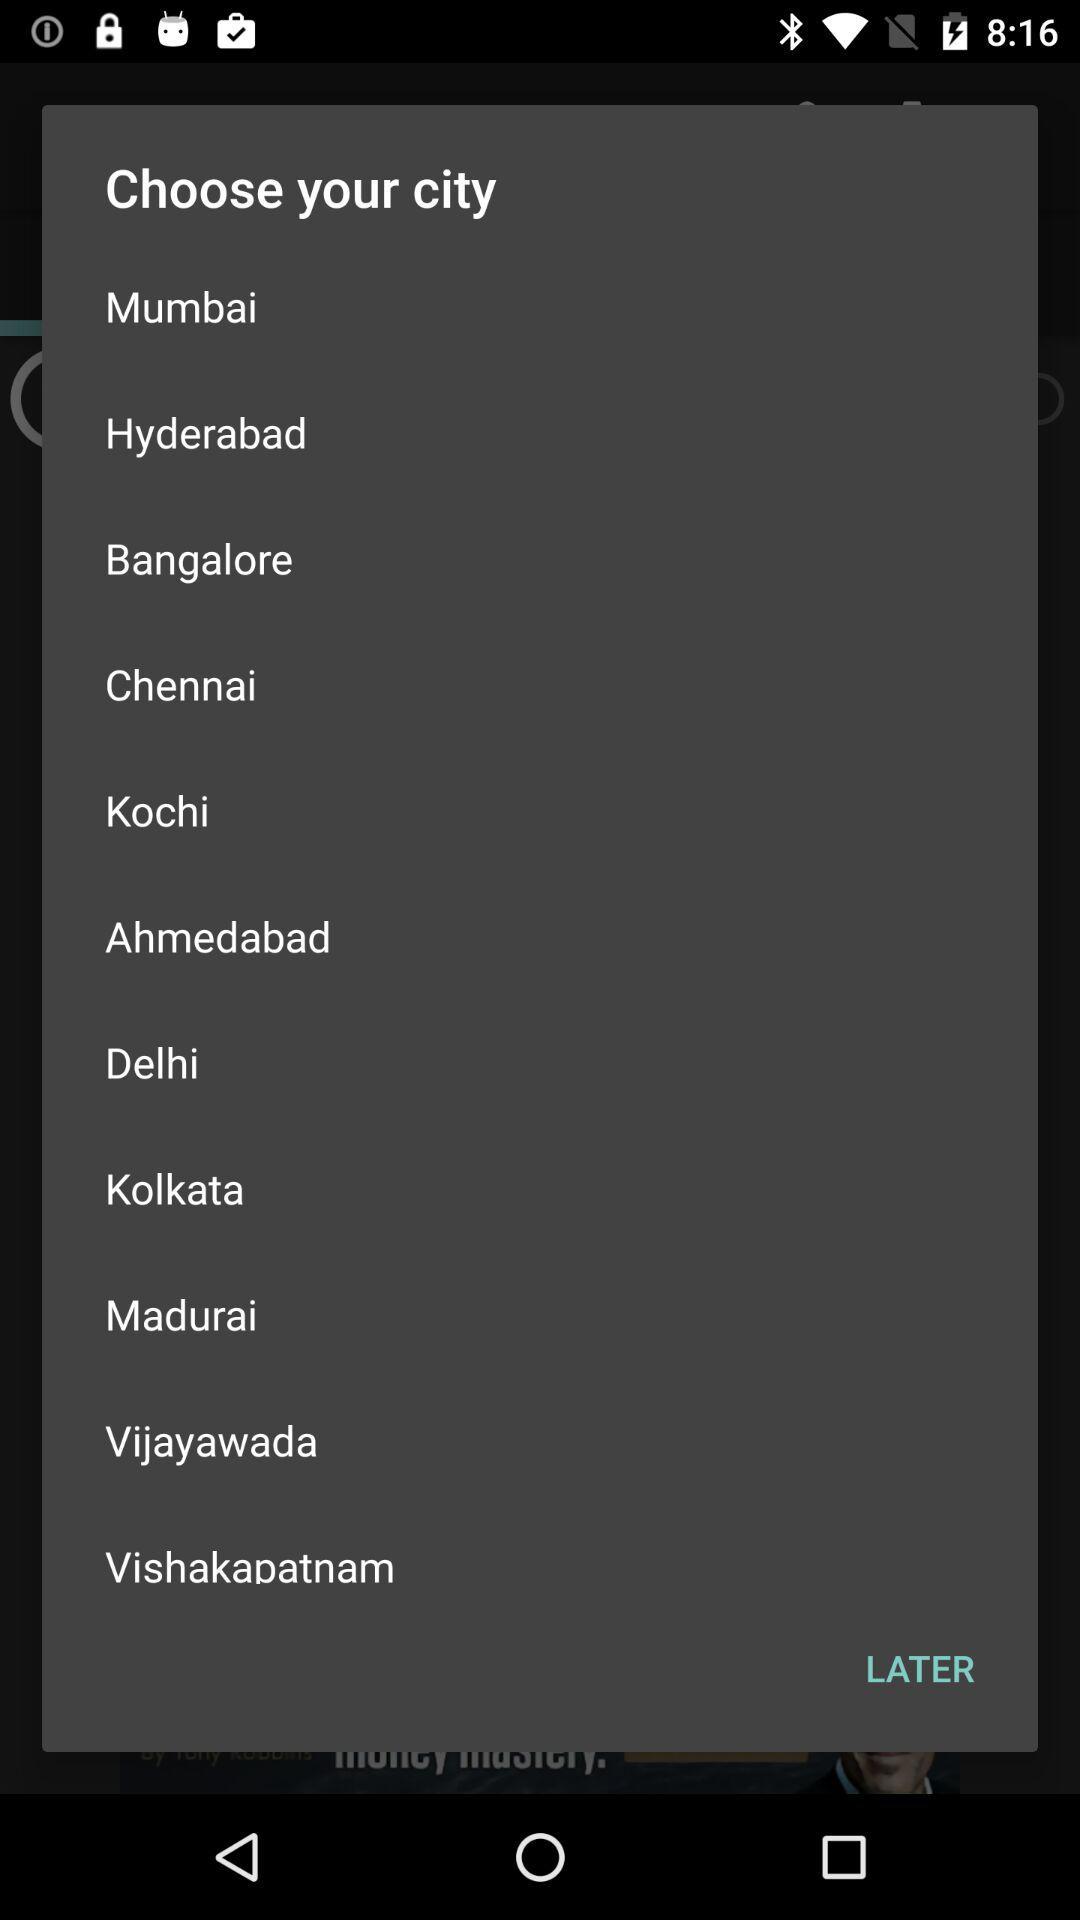 The width and height of the screenshot is (1080, 1920). What do you see at coordinates (540, 557) in the screenshot?
I see `icon below hyderabad` at bounding box center [540, 557].